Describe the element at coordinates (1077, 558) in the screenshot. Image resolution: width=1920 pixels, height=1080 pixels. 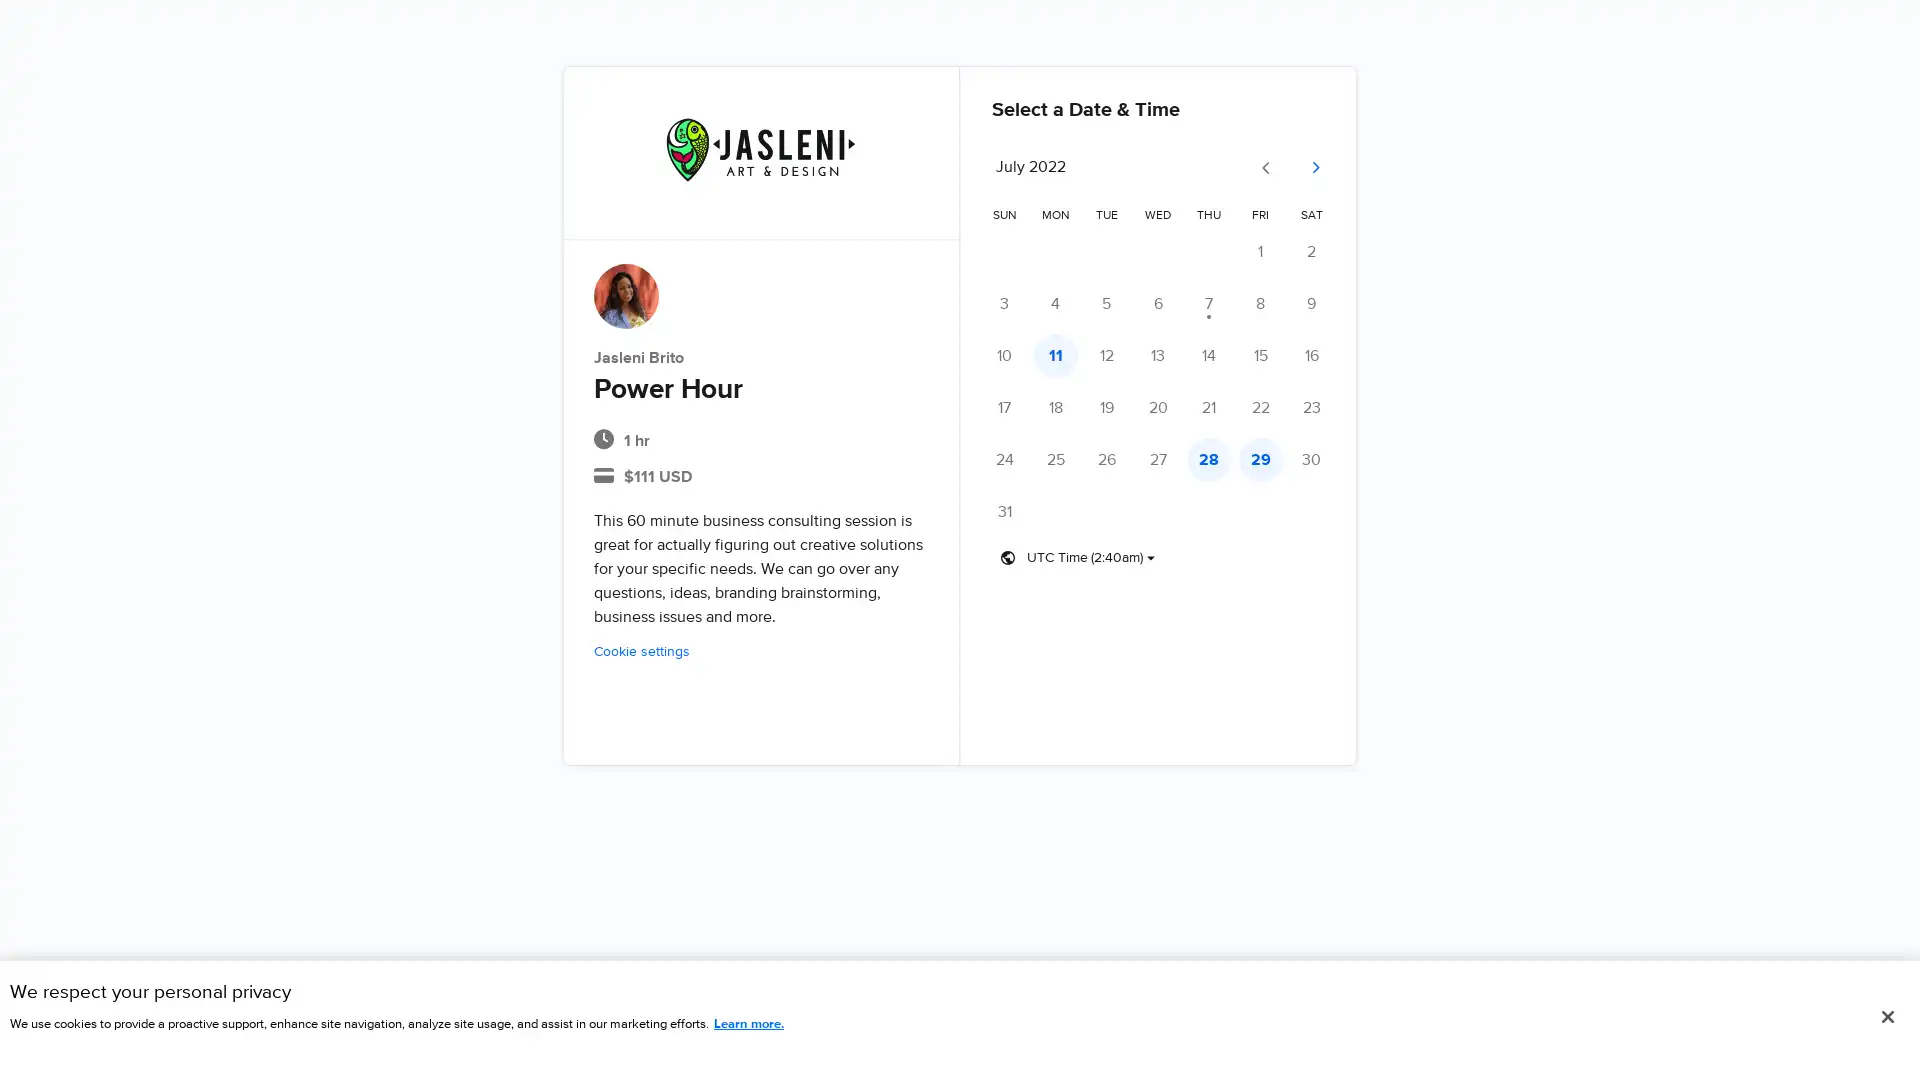
I see `Timezone dropdown button` at that location.